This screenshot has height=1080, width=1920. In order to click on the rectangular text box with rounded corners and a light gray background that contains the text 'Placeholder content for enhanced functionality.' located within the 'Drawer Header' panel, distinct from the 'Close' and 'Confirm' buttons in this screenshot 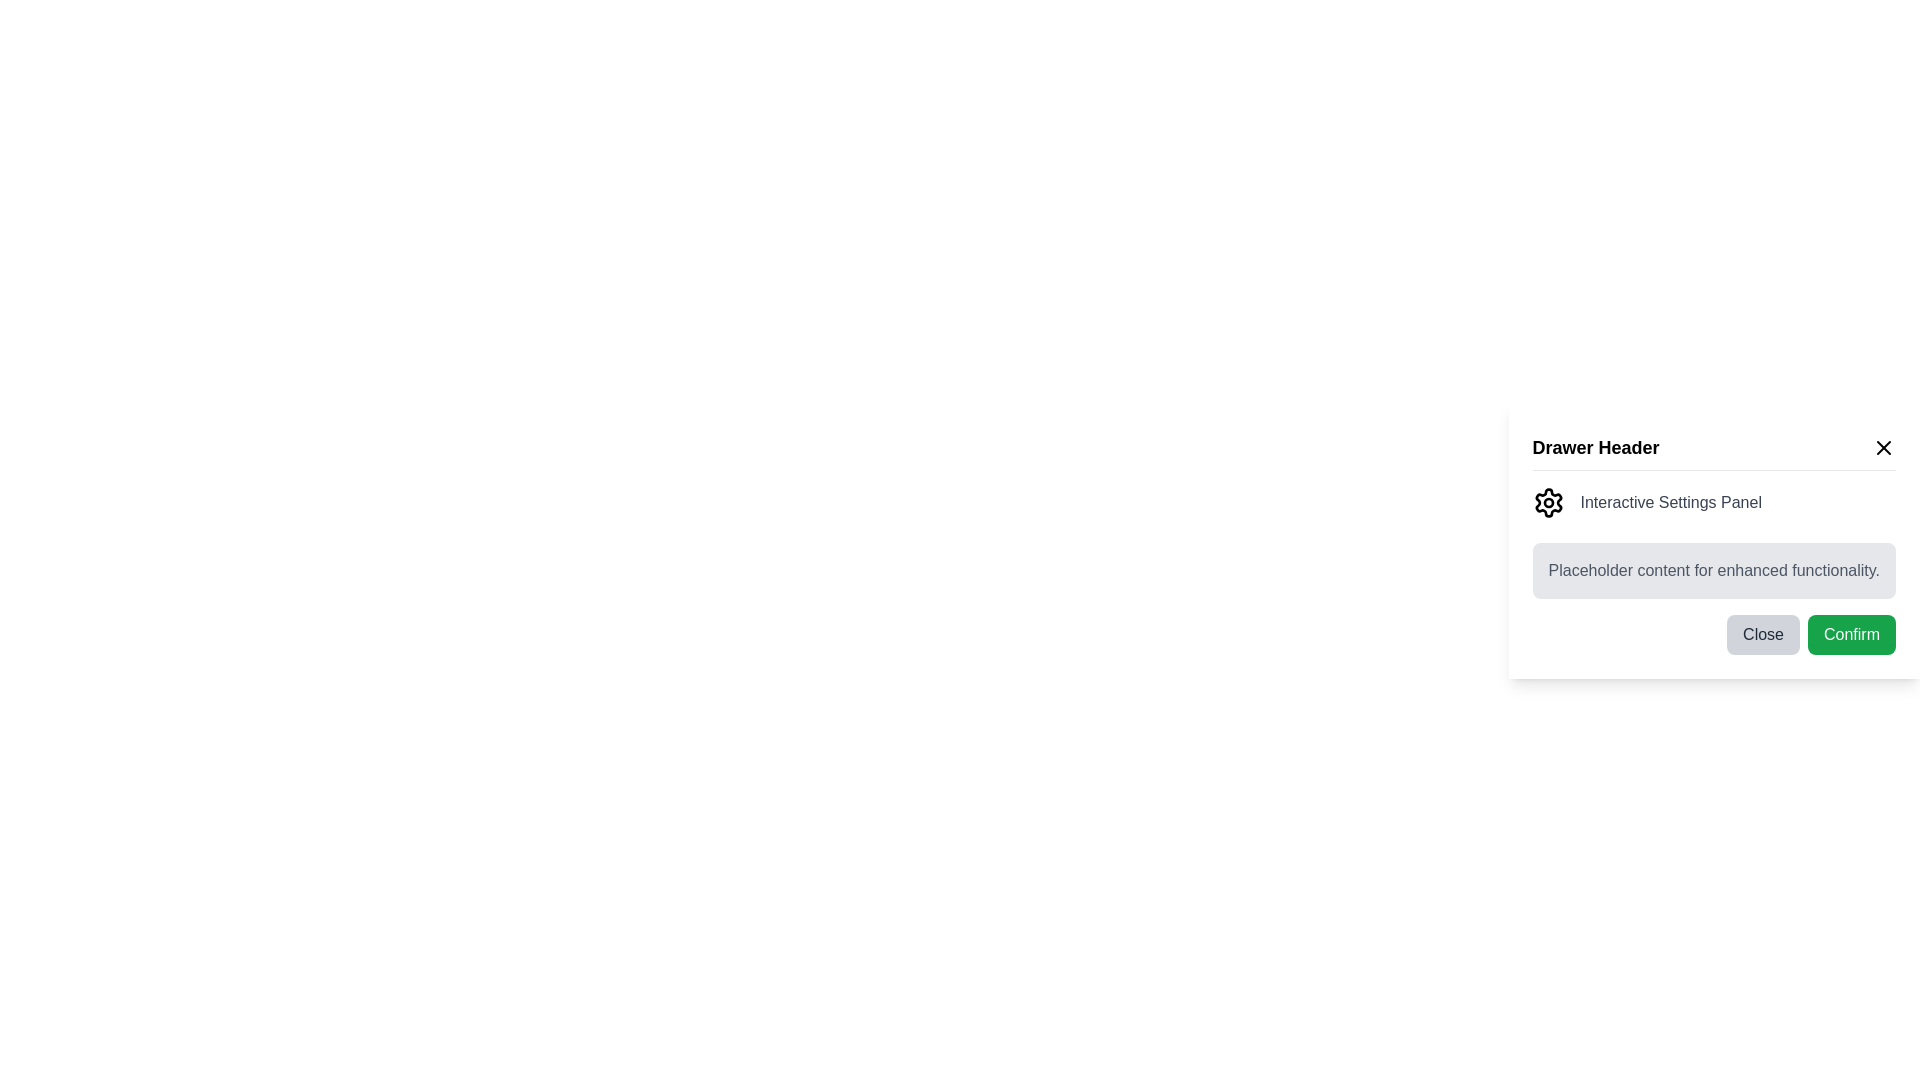, I will do `click(1713, 570)`.